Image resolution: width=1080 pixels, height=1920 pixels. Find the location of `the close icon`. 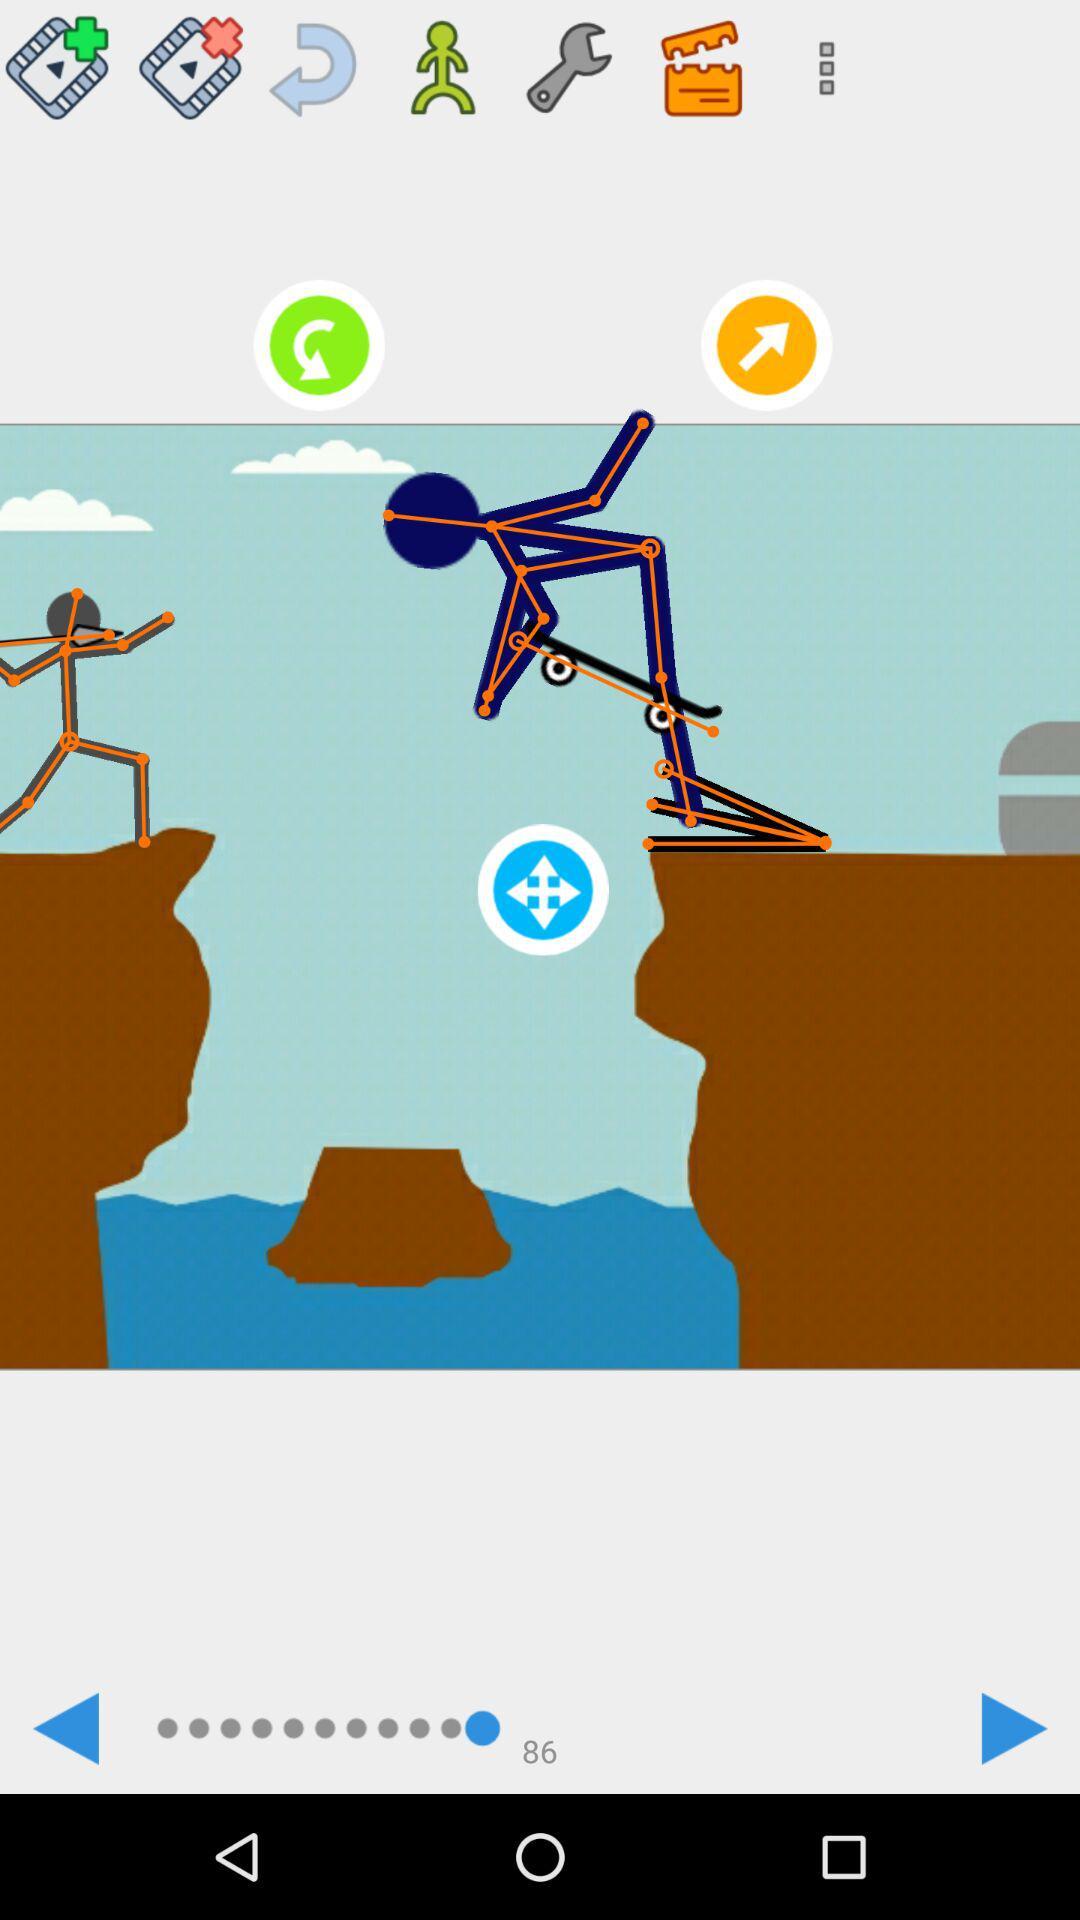

the close icon is located at coordinates (190, 60).